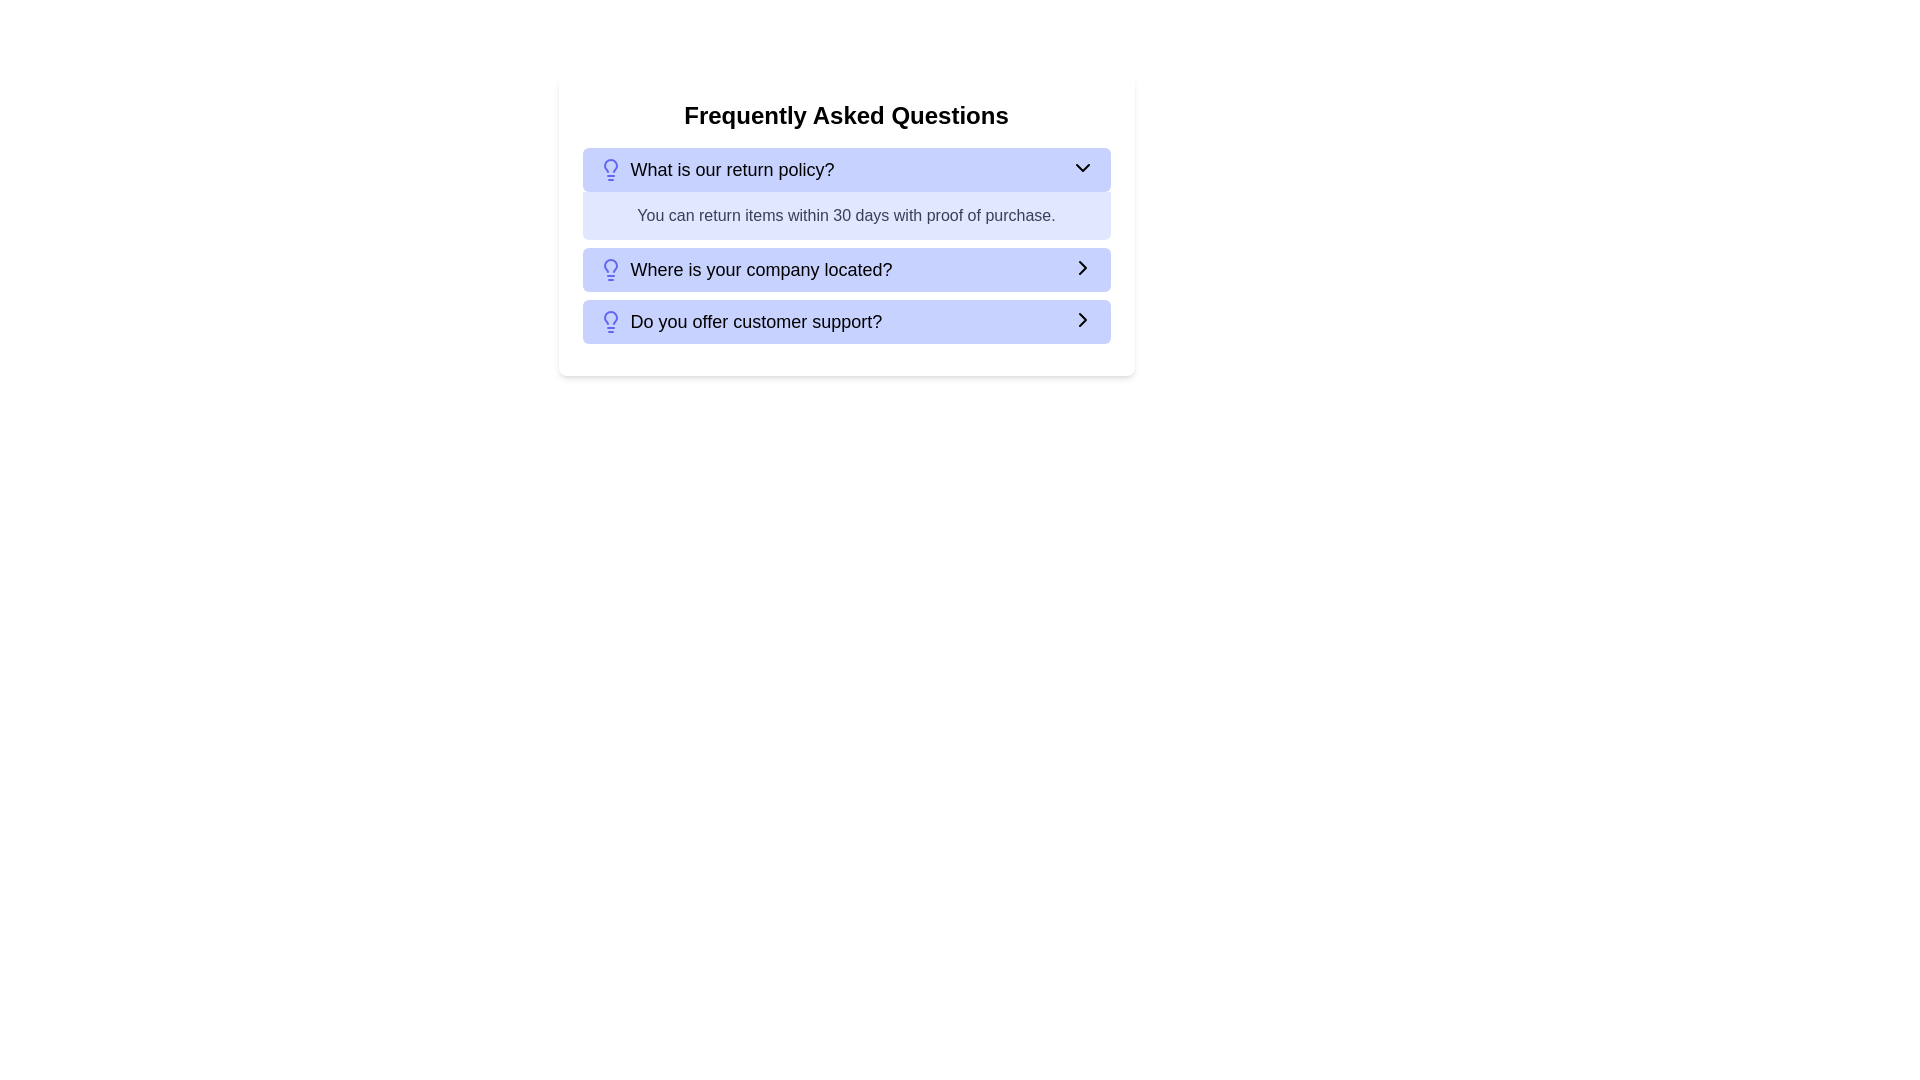 The width and height of the screenshot is (1920, 1080). What do you see at coordinates (846, 216) in the screenshot?
I see `the static text element that provides supplementary information related to the question 'What is our return policy?', located directly below the header` at bounding box center [846, 216].